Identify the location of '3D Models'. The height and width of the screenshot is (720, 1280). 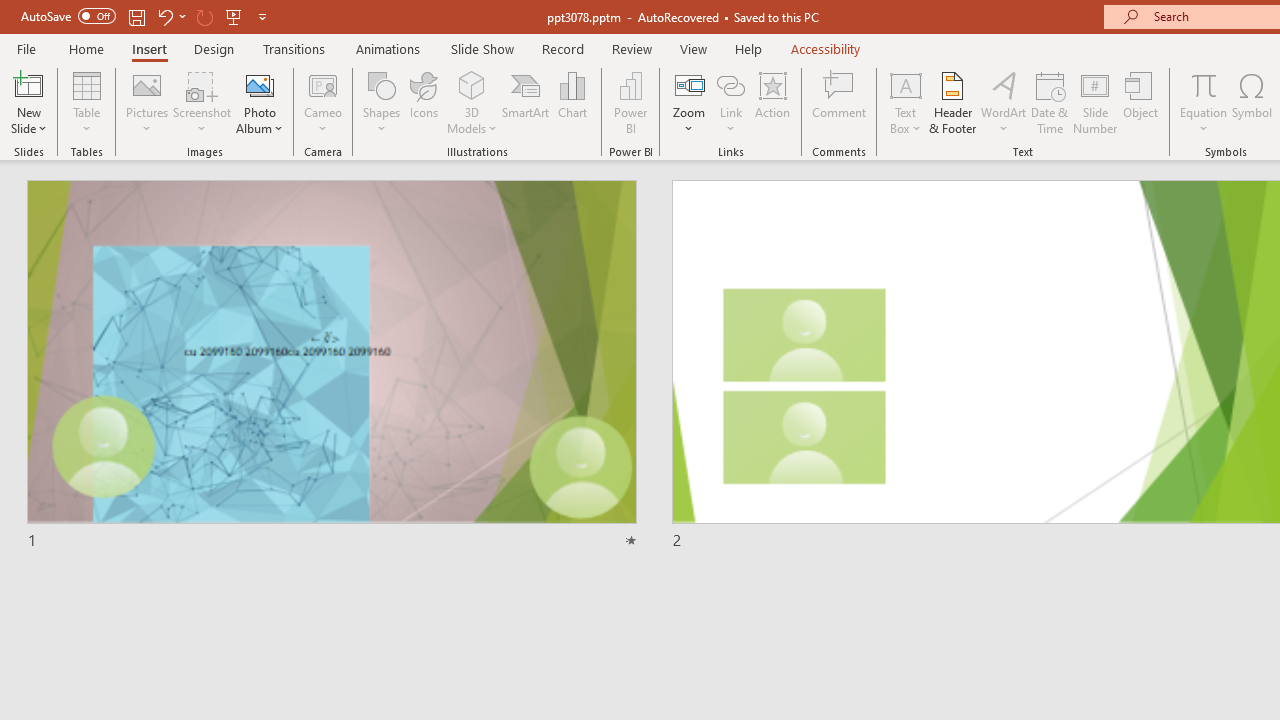
(471, 103).